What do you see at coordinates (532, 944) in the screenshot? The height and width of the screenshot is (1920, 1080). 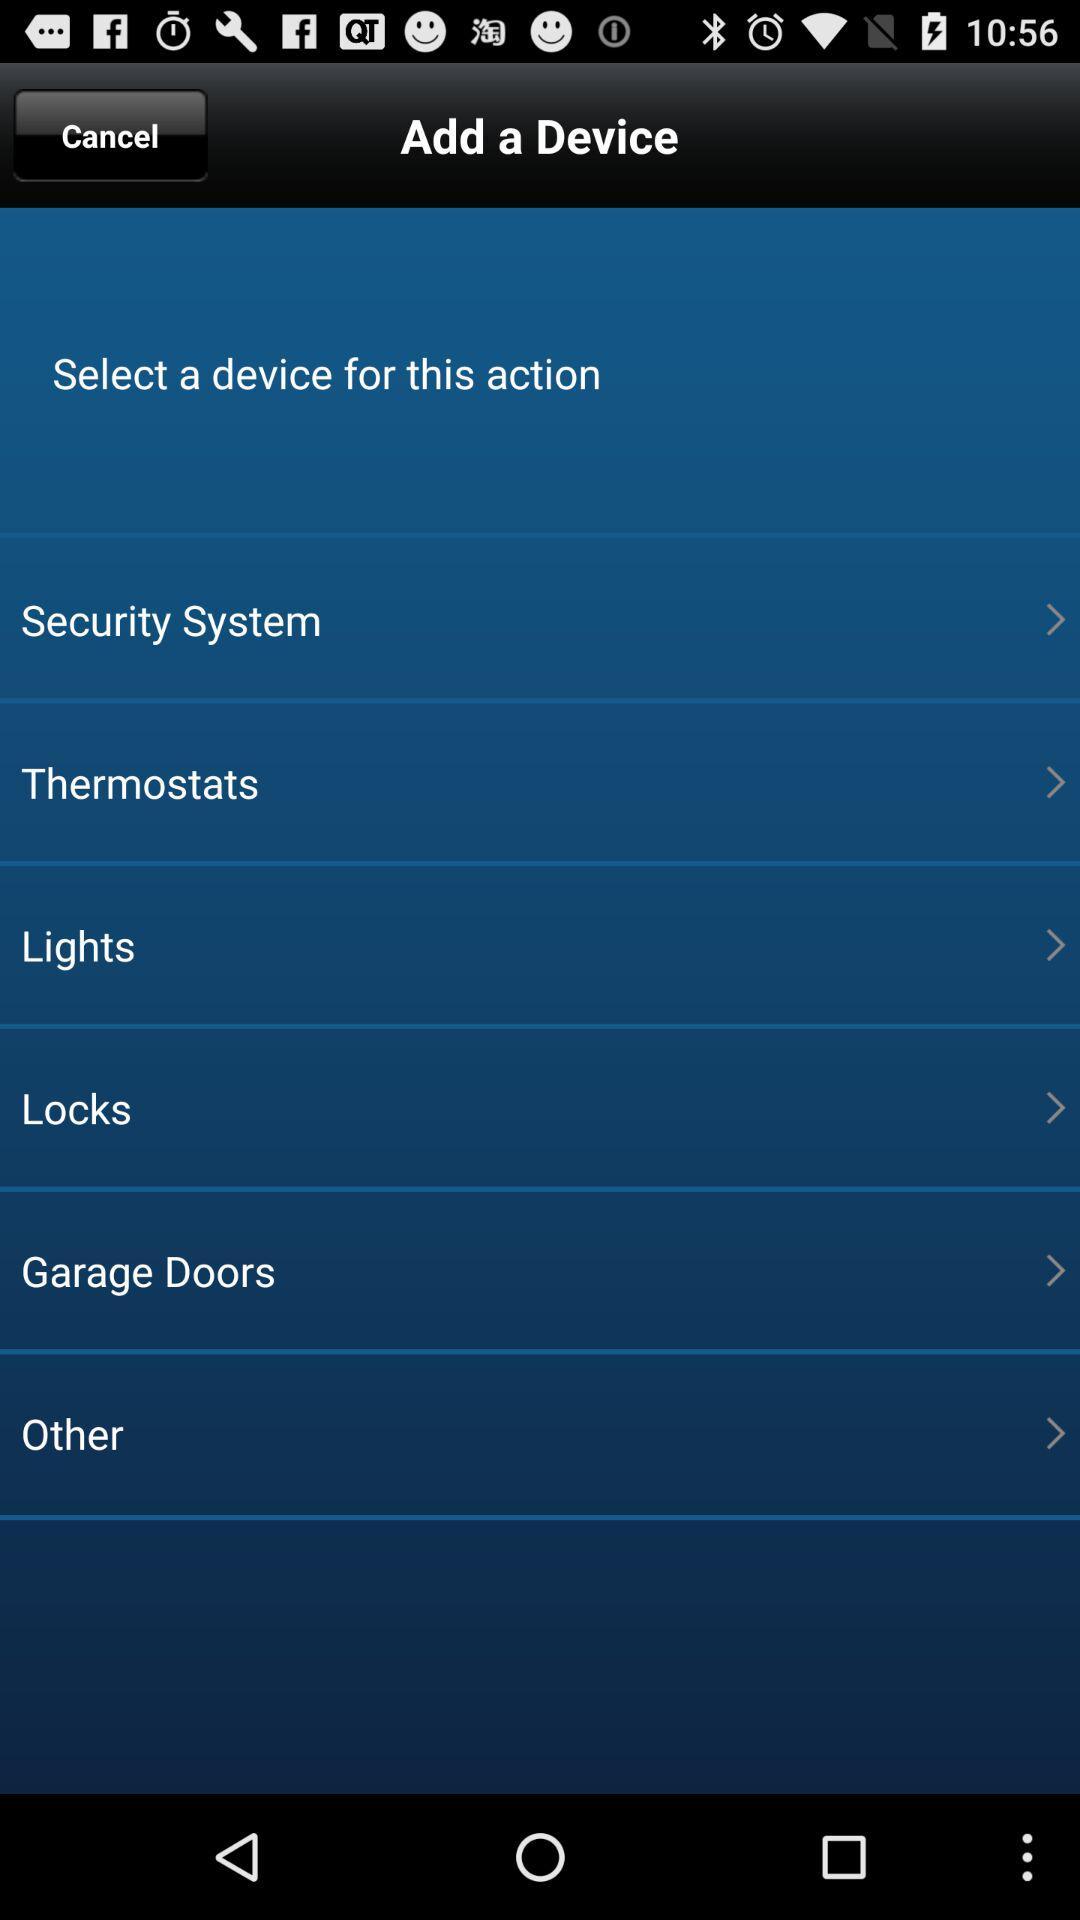 I see `the item below thermostats app` at bounding box center [532, 944].